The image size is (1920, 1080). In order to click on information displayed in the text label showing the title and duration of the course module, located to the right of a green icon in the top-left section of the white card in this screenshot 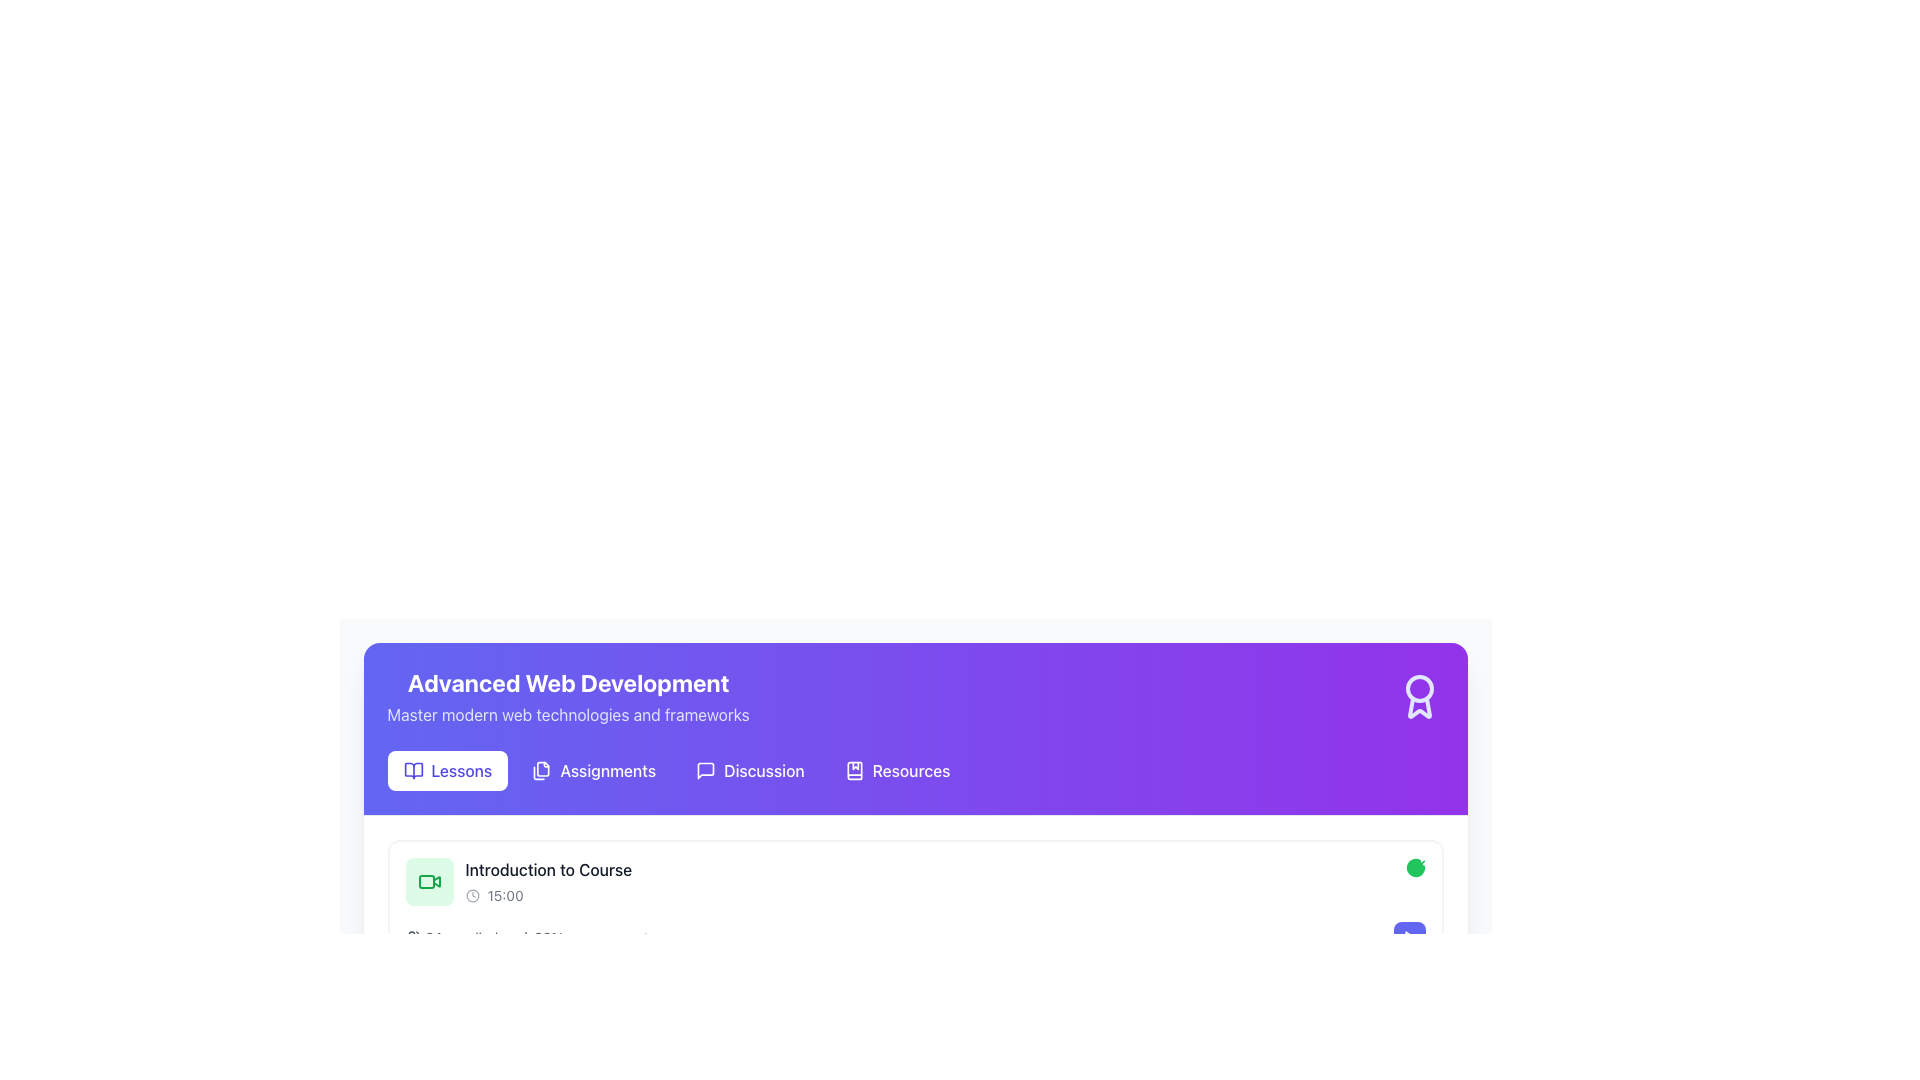, I will do `click(548, 881)`.